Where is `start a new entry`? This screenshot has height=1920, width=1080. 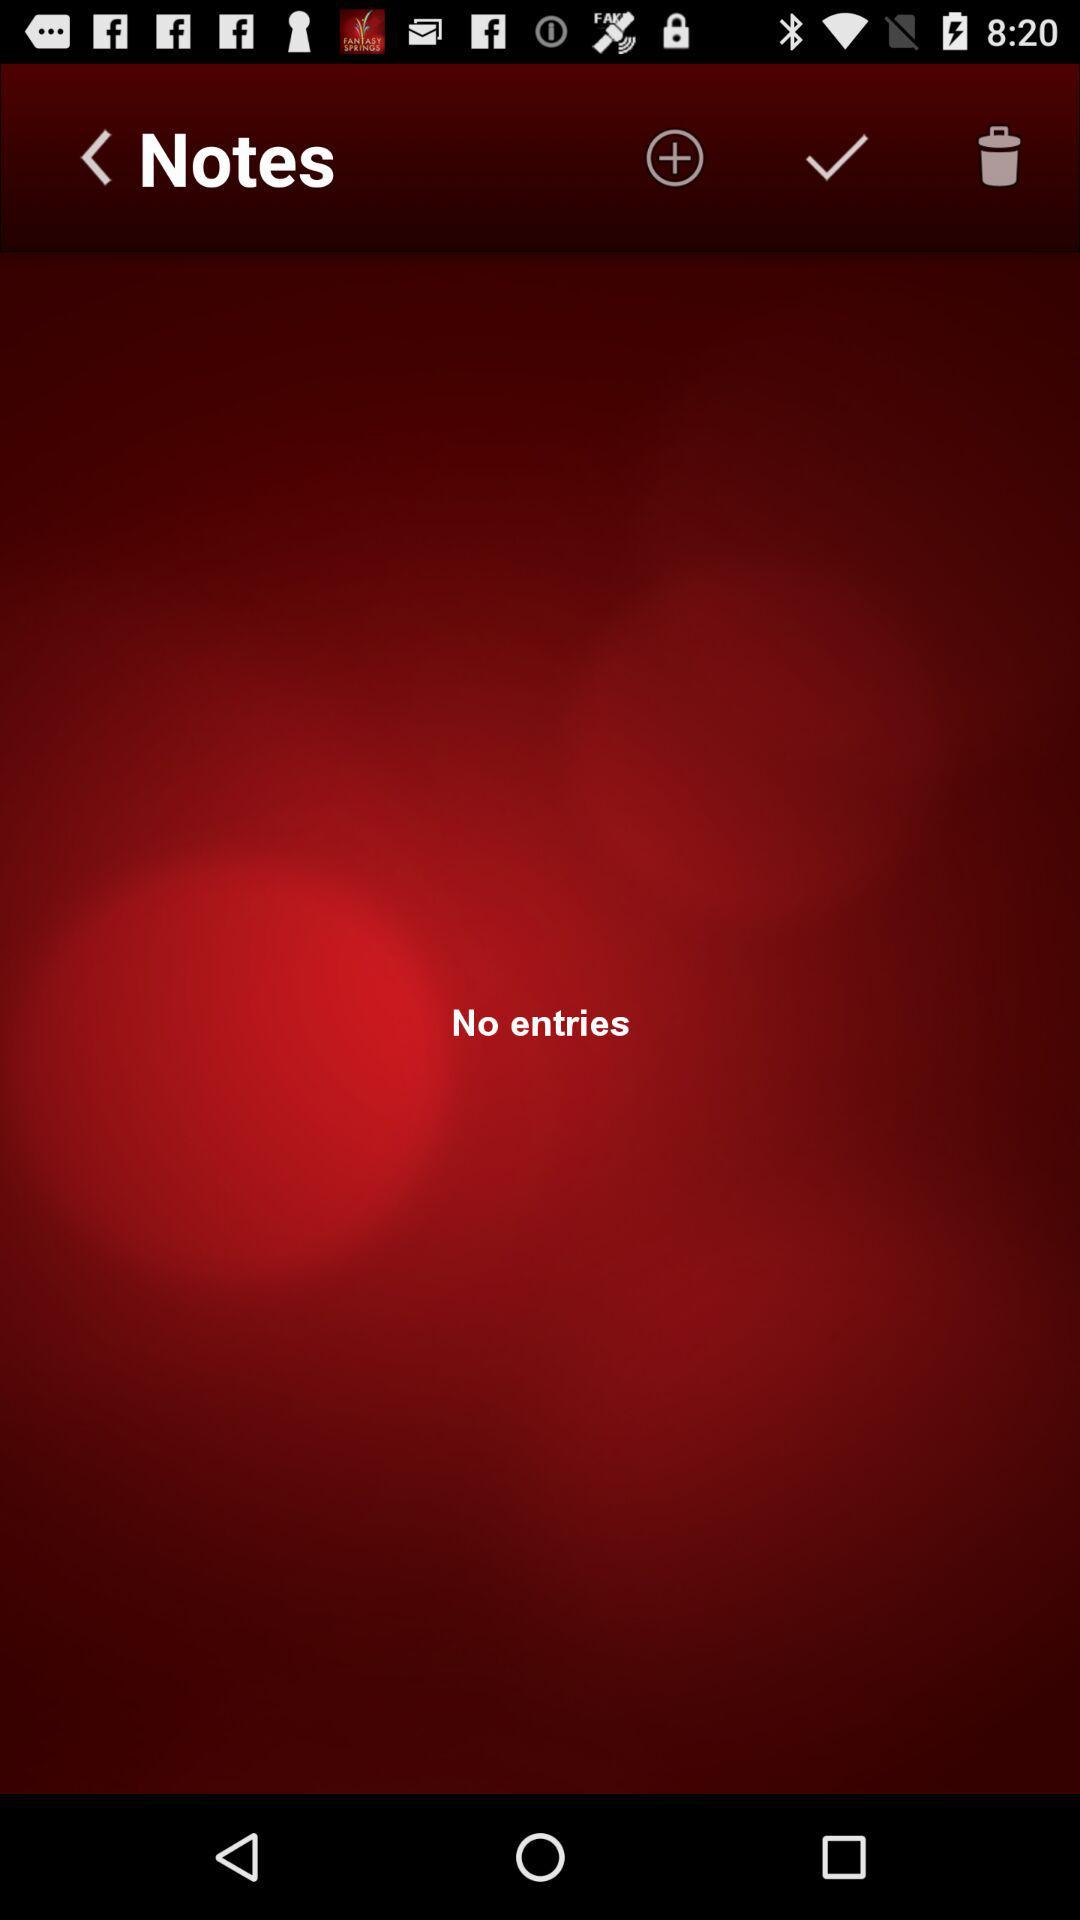
start a new entry is located at coordinates (675, 156).